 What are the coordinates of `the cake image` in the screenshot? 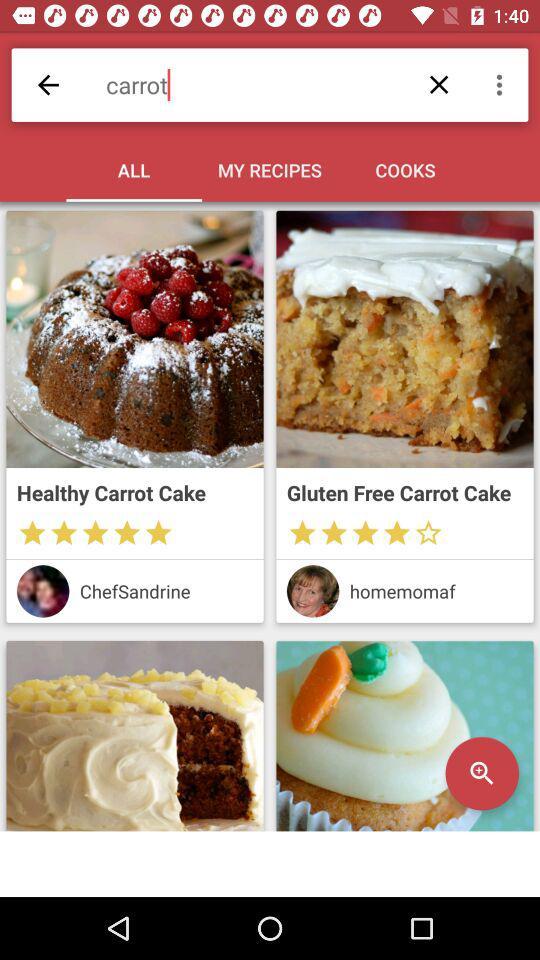 It's located at (135, 339).